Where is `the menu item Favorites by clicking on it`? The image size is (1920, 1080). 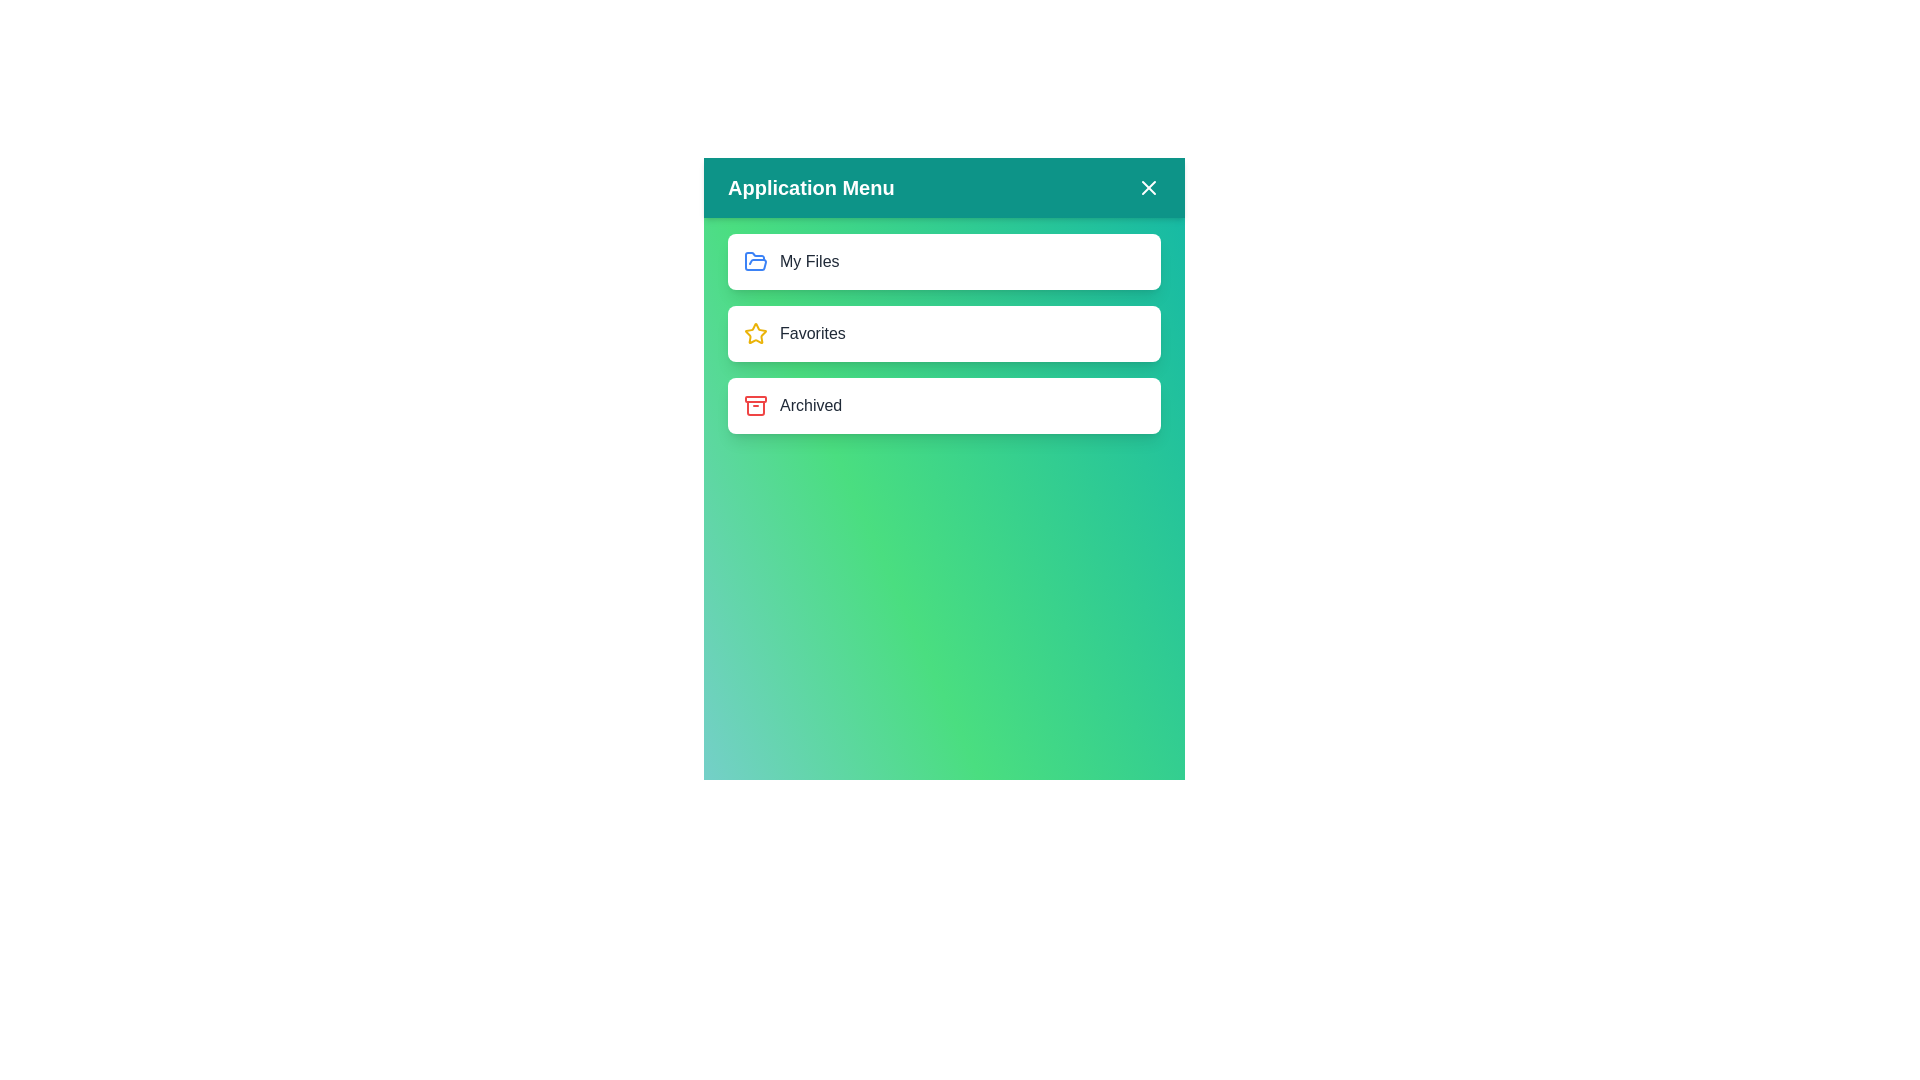
the menu item Favorites by clicking on it is located at coordinates (943, 333).